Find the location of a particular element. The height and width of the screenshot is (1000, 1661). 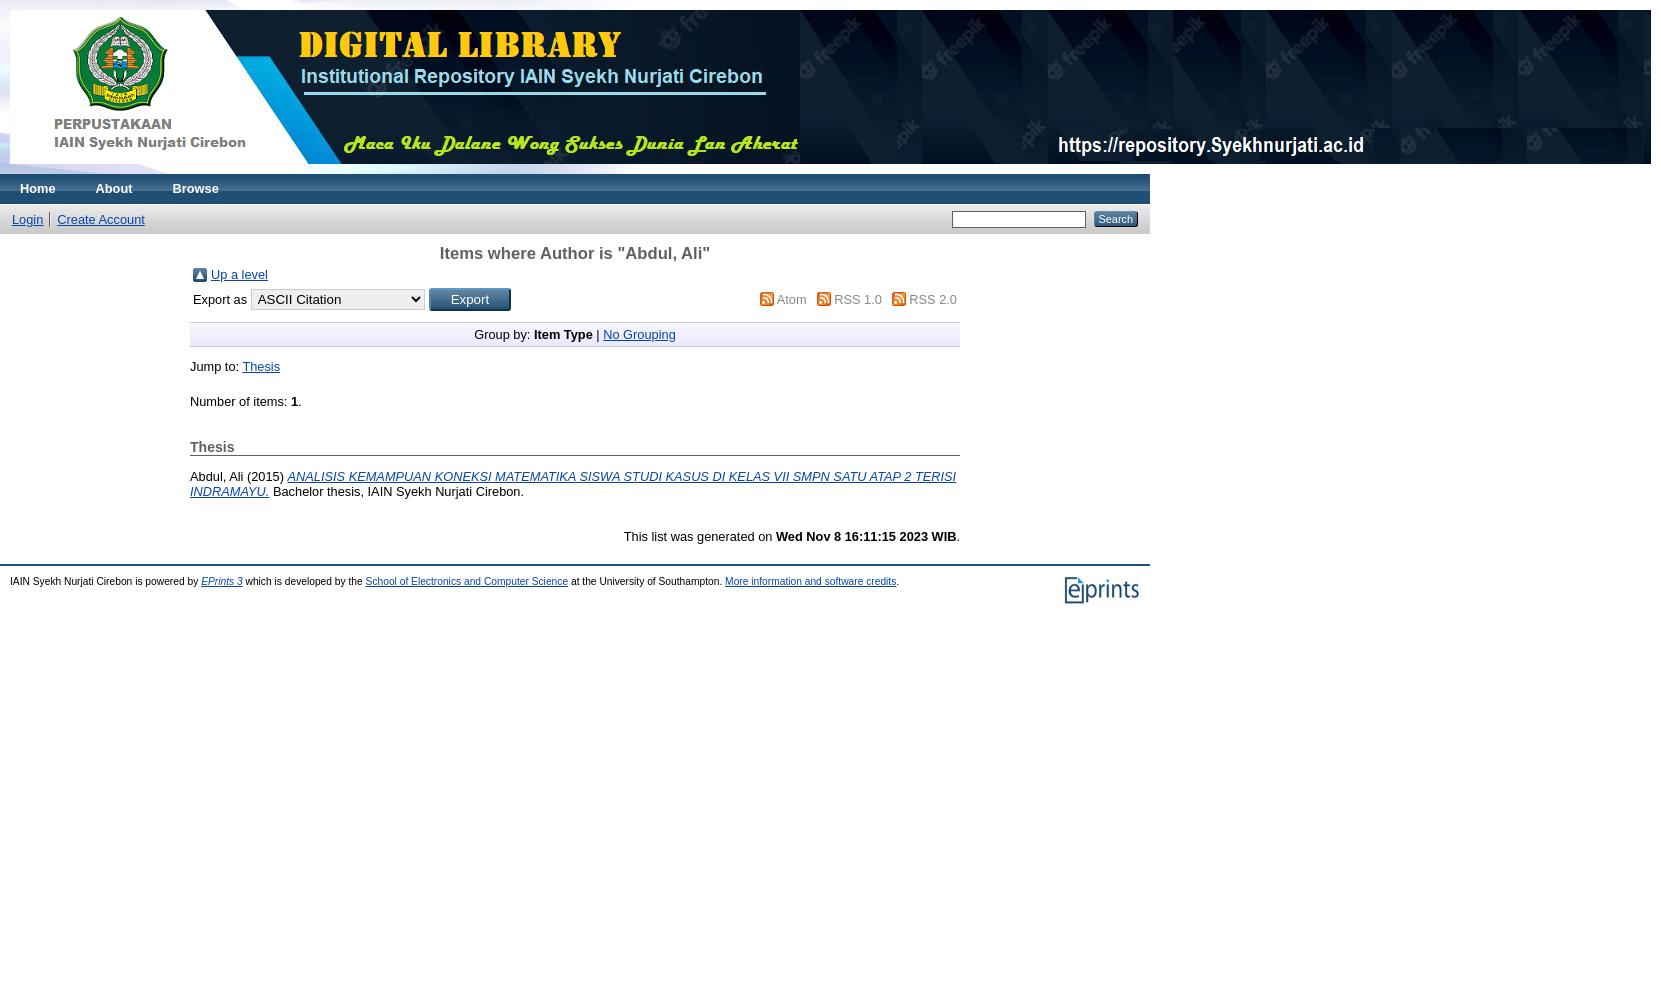

'IAIN Syekh Nurjati Cirebon is powered by' is located at coordinates (105, 579).